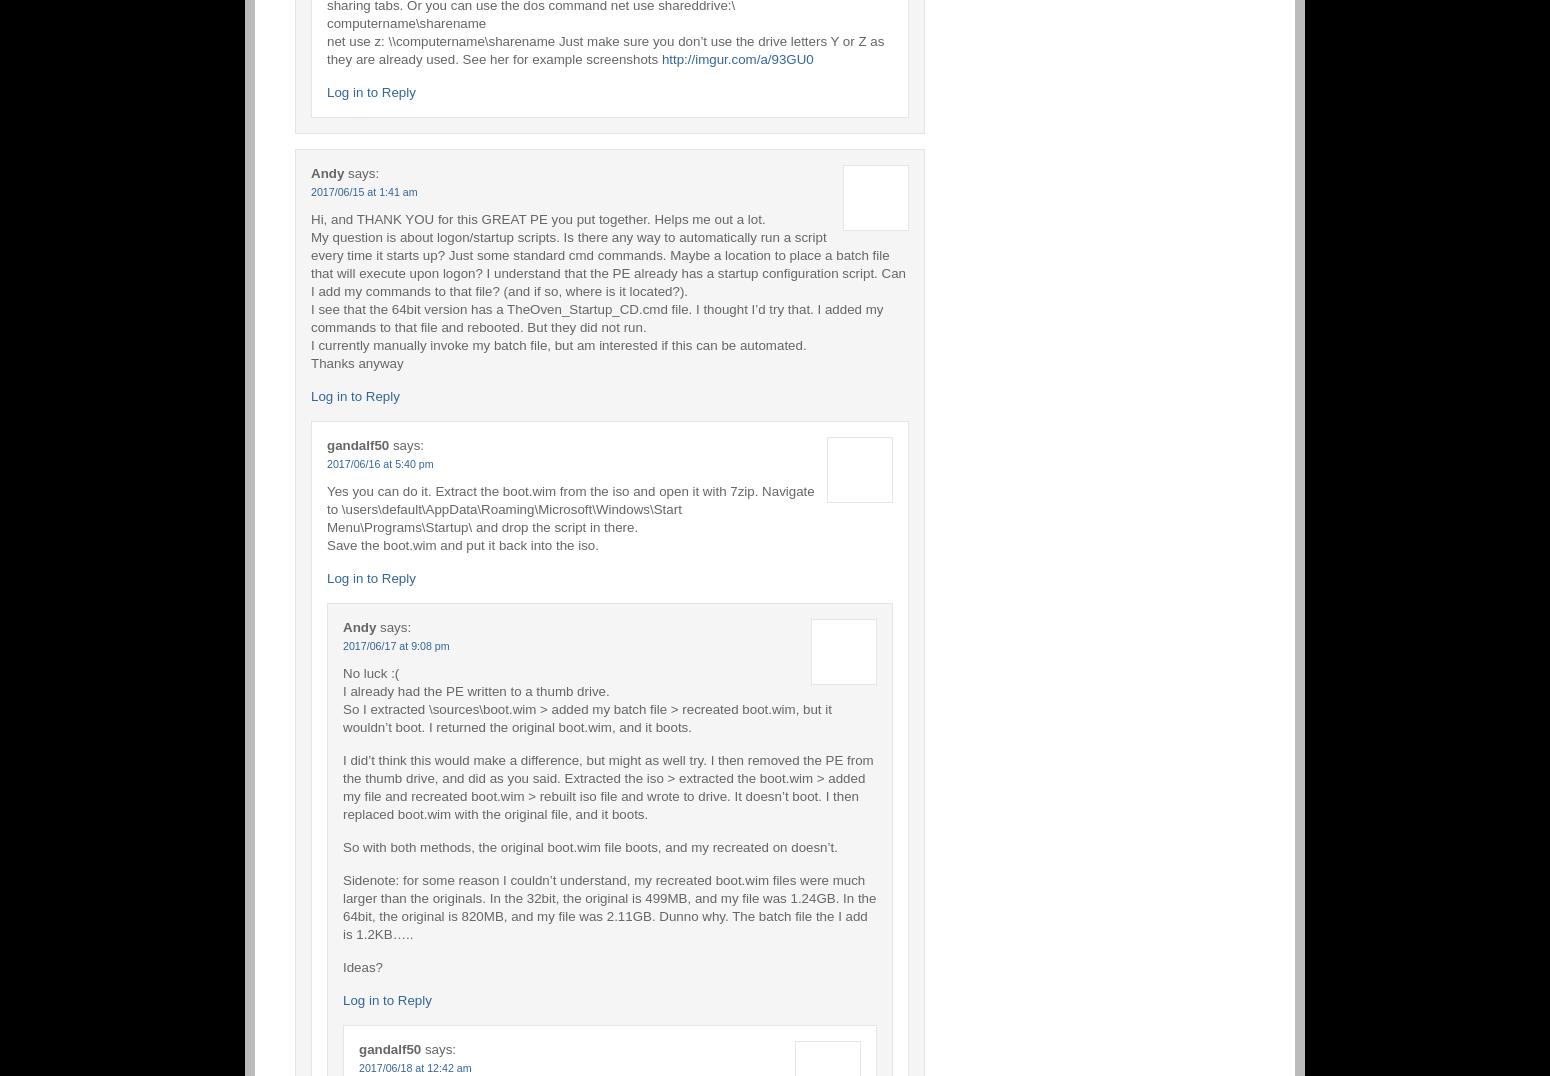 The width and height of the screenshot is (1550, 1076). I want to click on '2017/06/15 at 1:41 am', so click(362, 189).